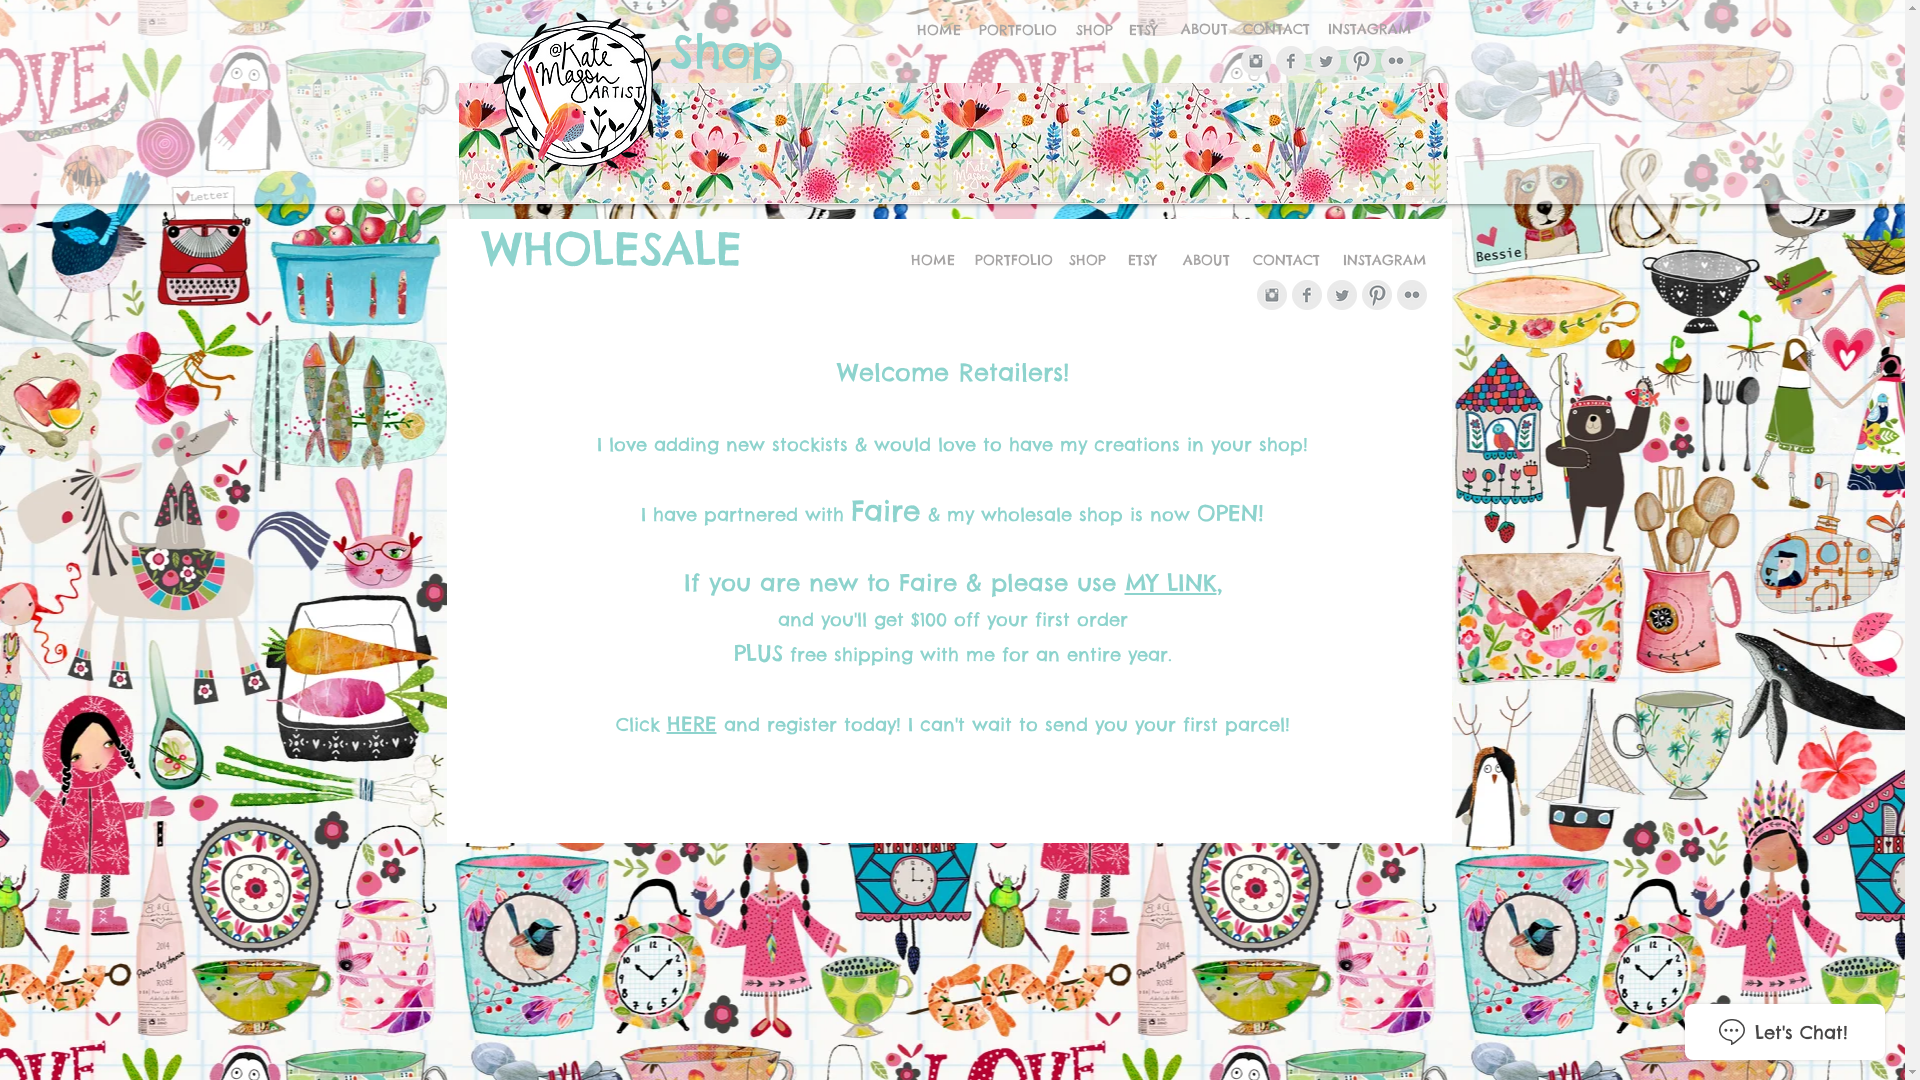 Image resolution: width=1920 pixels, height=1080 pixels. I want to click on 'HOME', so click(905, 260).